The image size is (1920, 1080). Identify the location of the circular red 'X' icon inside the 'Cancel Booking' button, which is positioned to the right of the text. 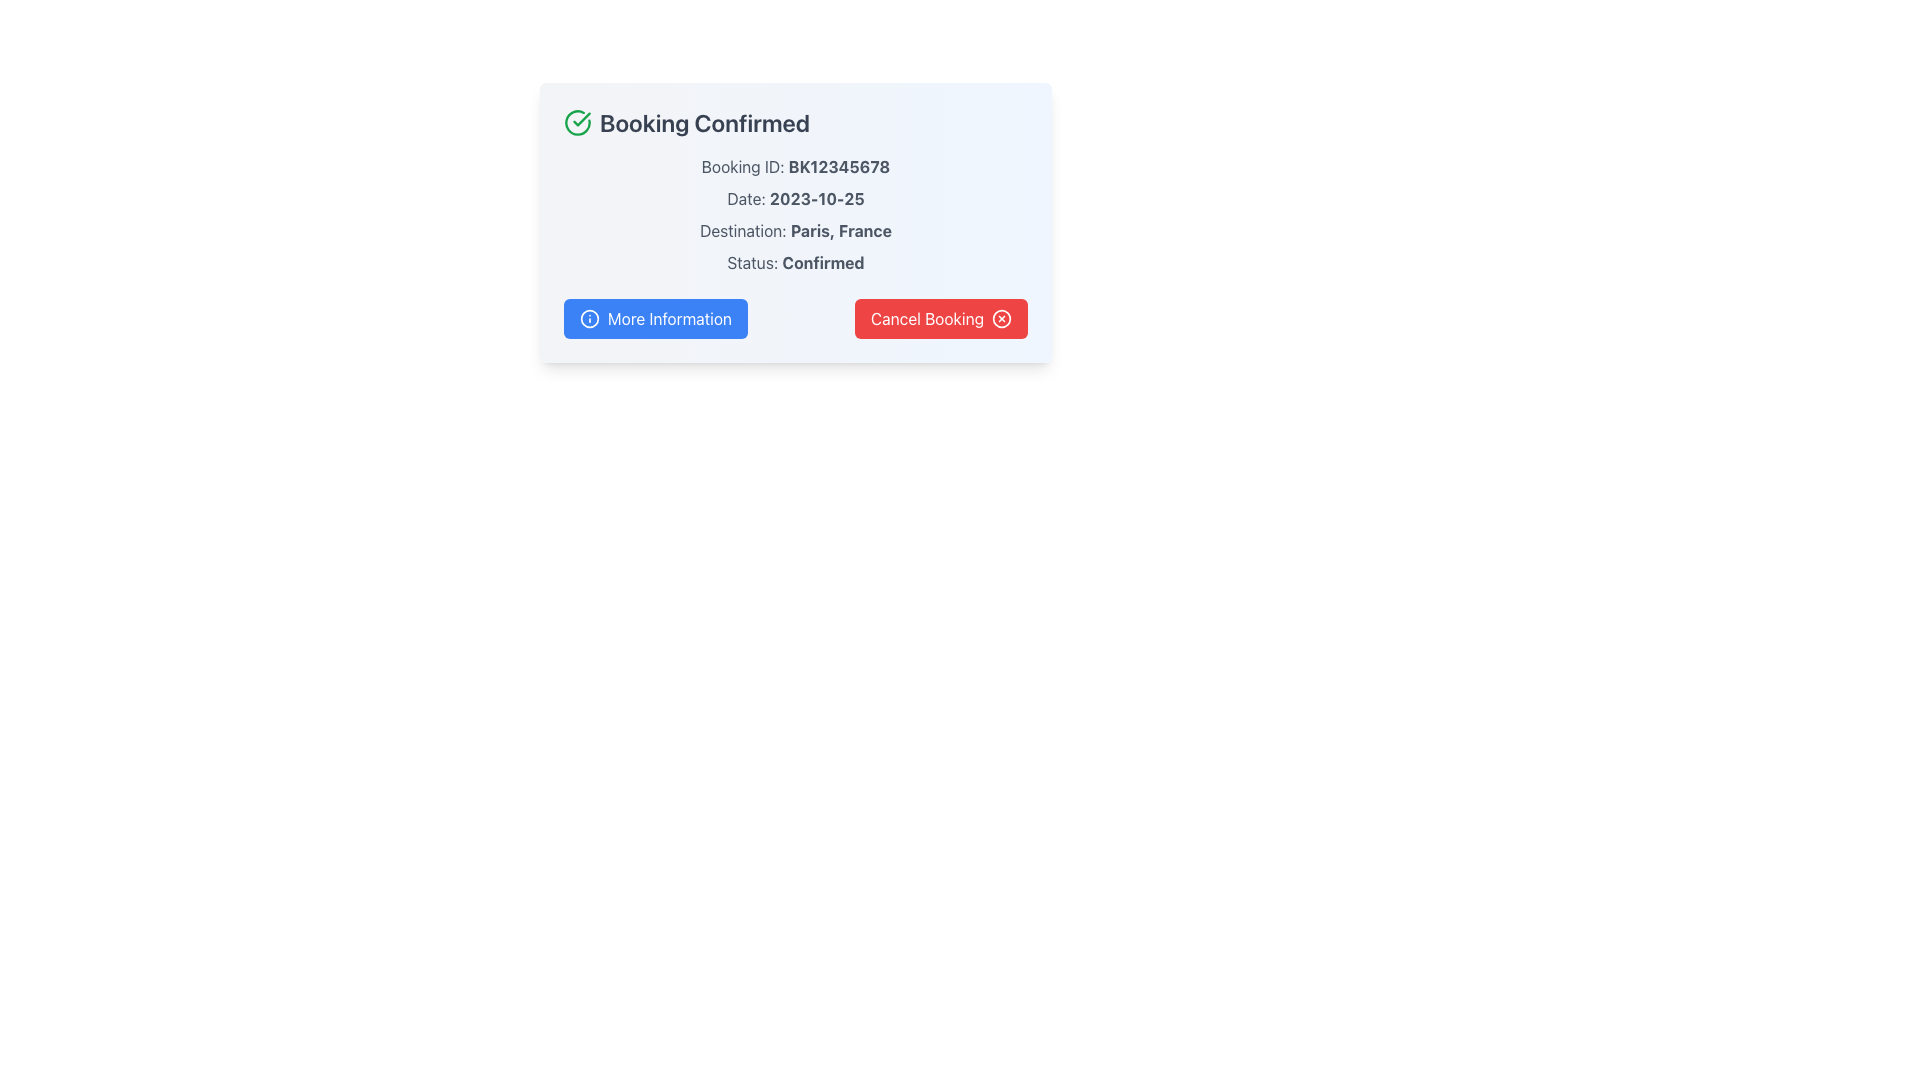
(1002, 318).